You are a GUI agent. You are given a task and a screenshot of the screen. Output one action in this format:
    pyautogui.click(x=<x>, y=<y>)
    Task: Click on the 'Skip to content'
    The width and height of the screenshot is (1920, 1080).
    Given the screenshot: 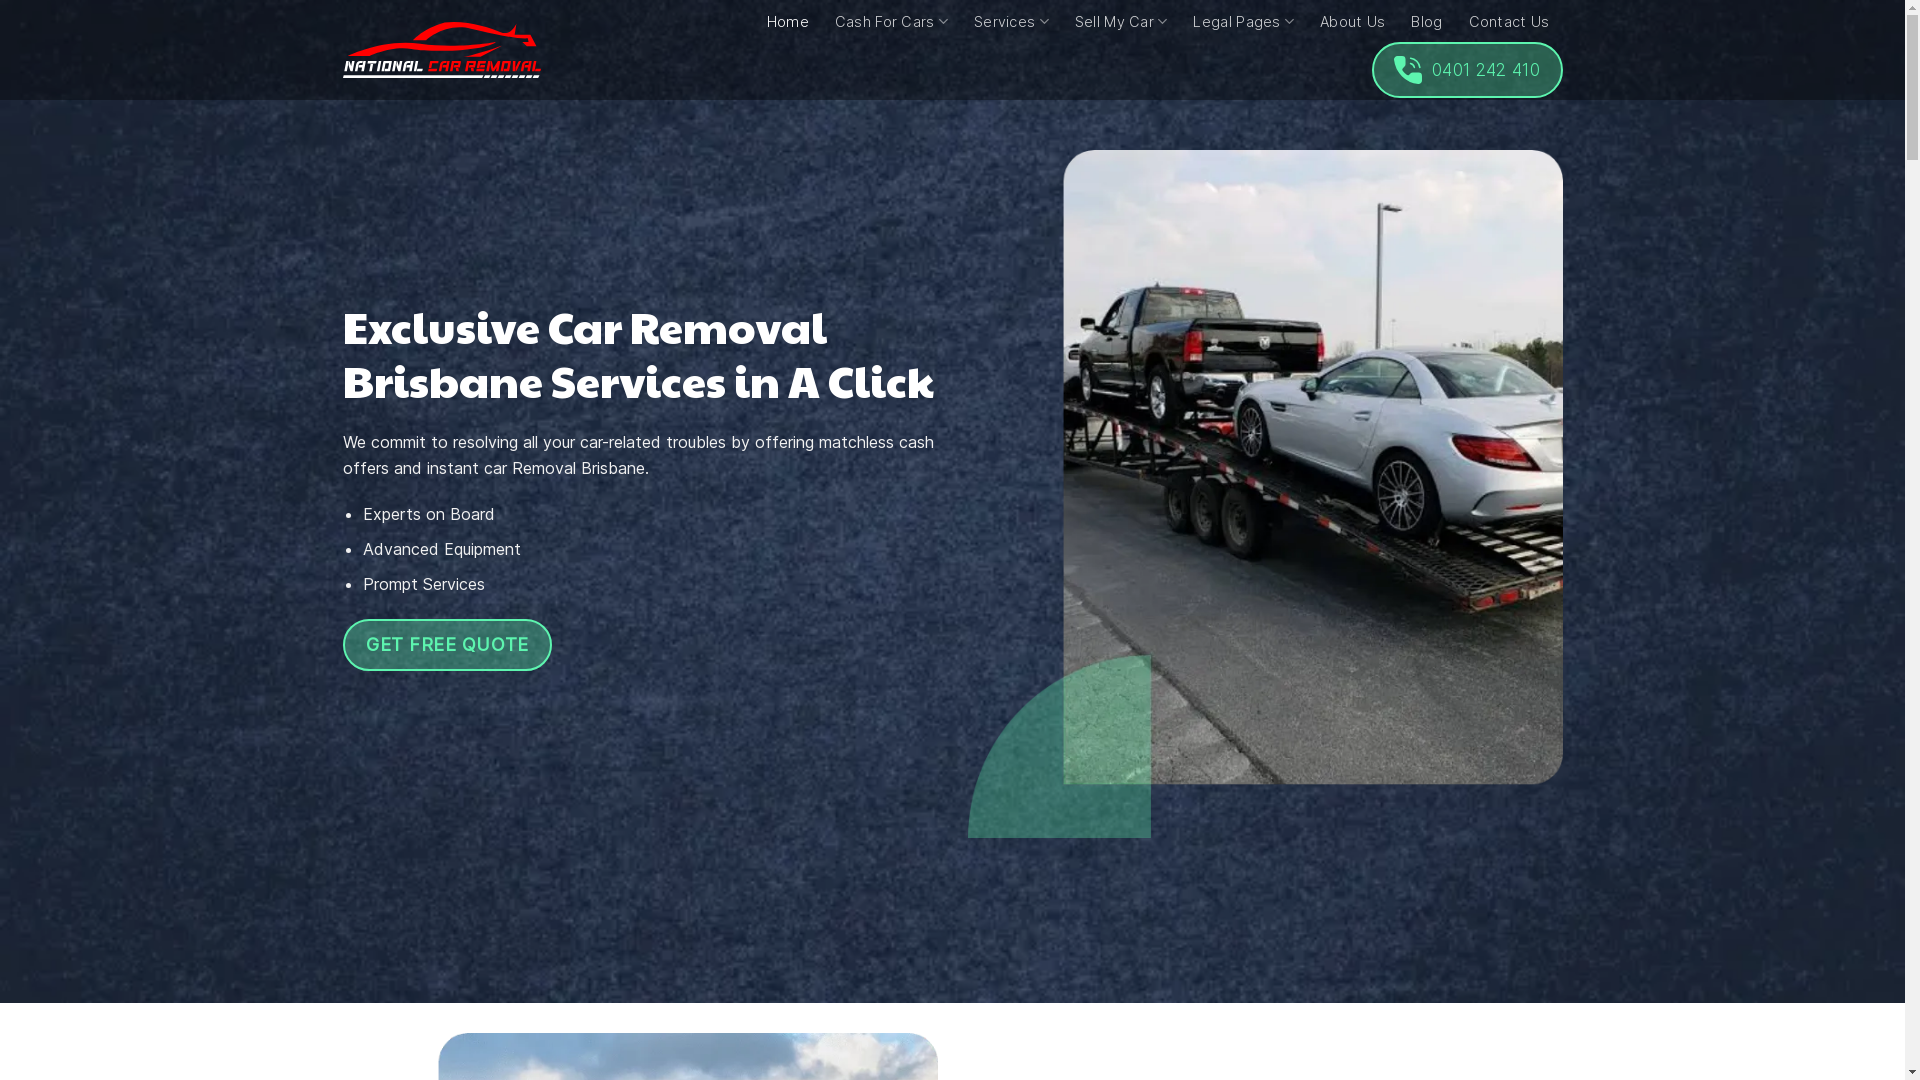 What is the action you would take?
    pyautogui.click(x=0, y=0)
    